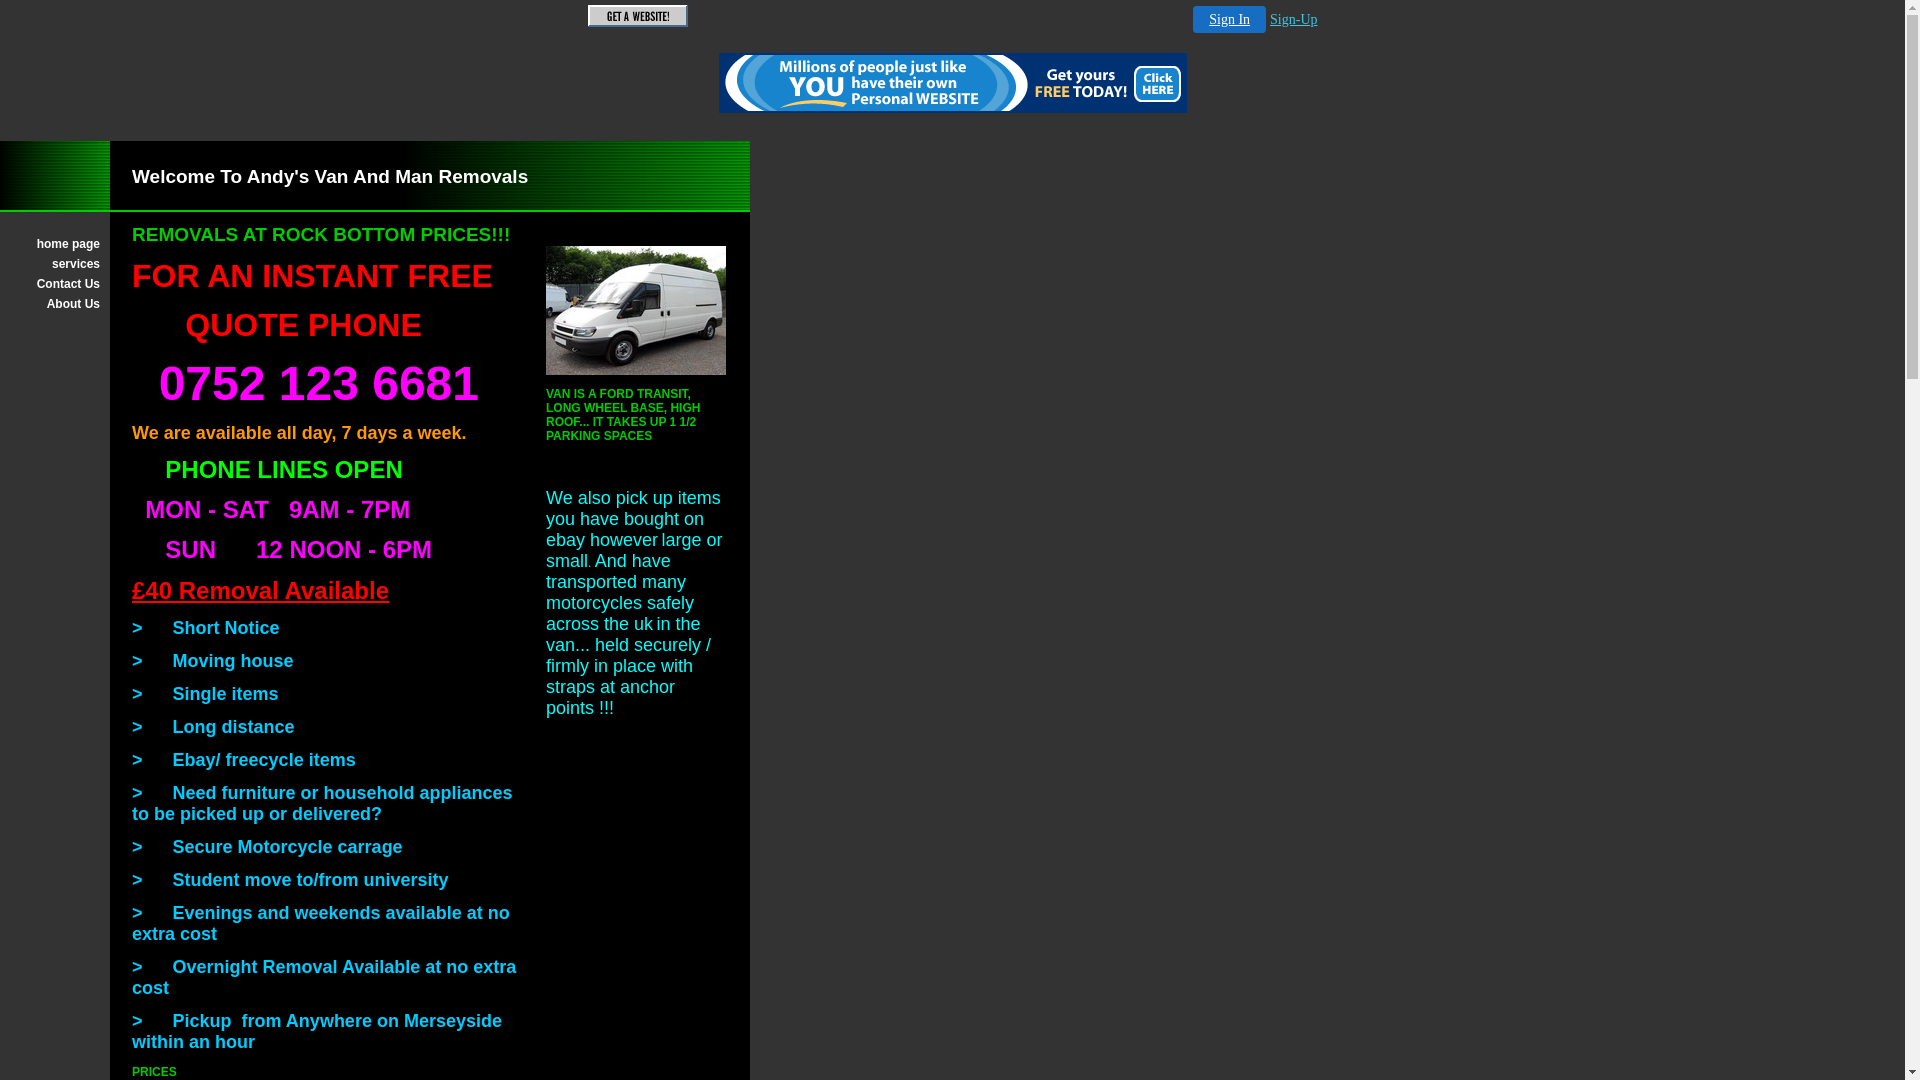 The image size is (1920, 1080). Describe the element at coordinates (1293, 19) in the screenshot. I see `'Sign-Up'` at that location.